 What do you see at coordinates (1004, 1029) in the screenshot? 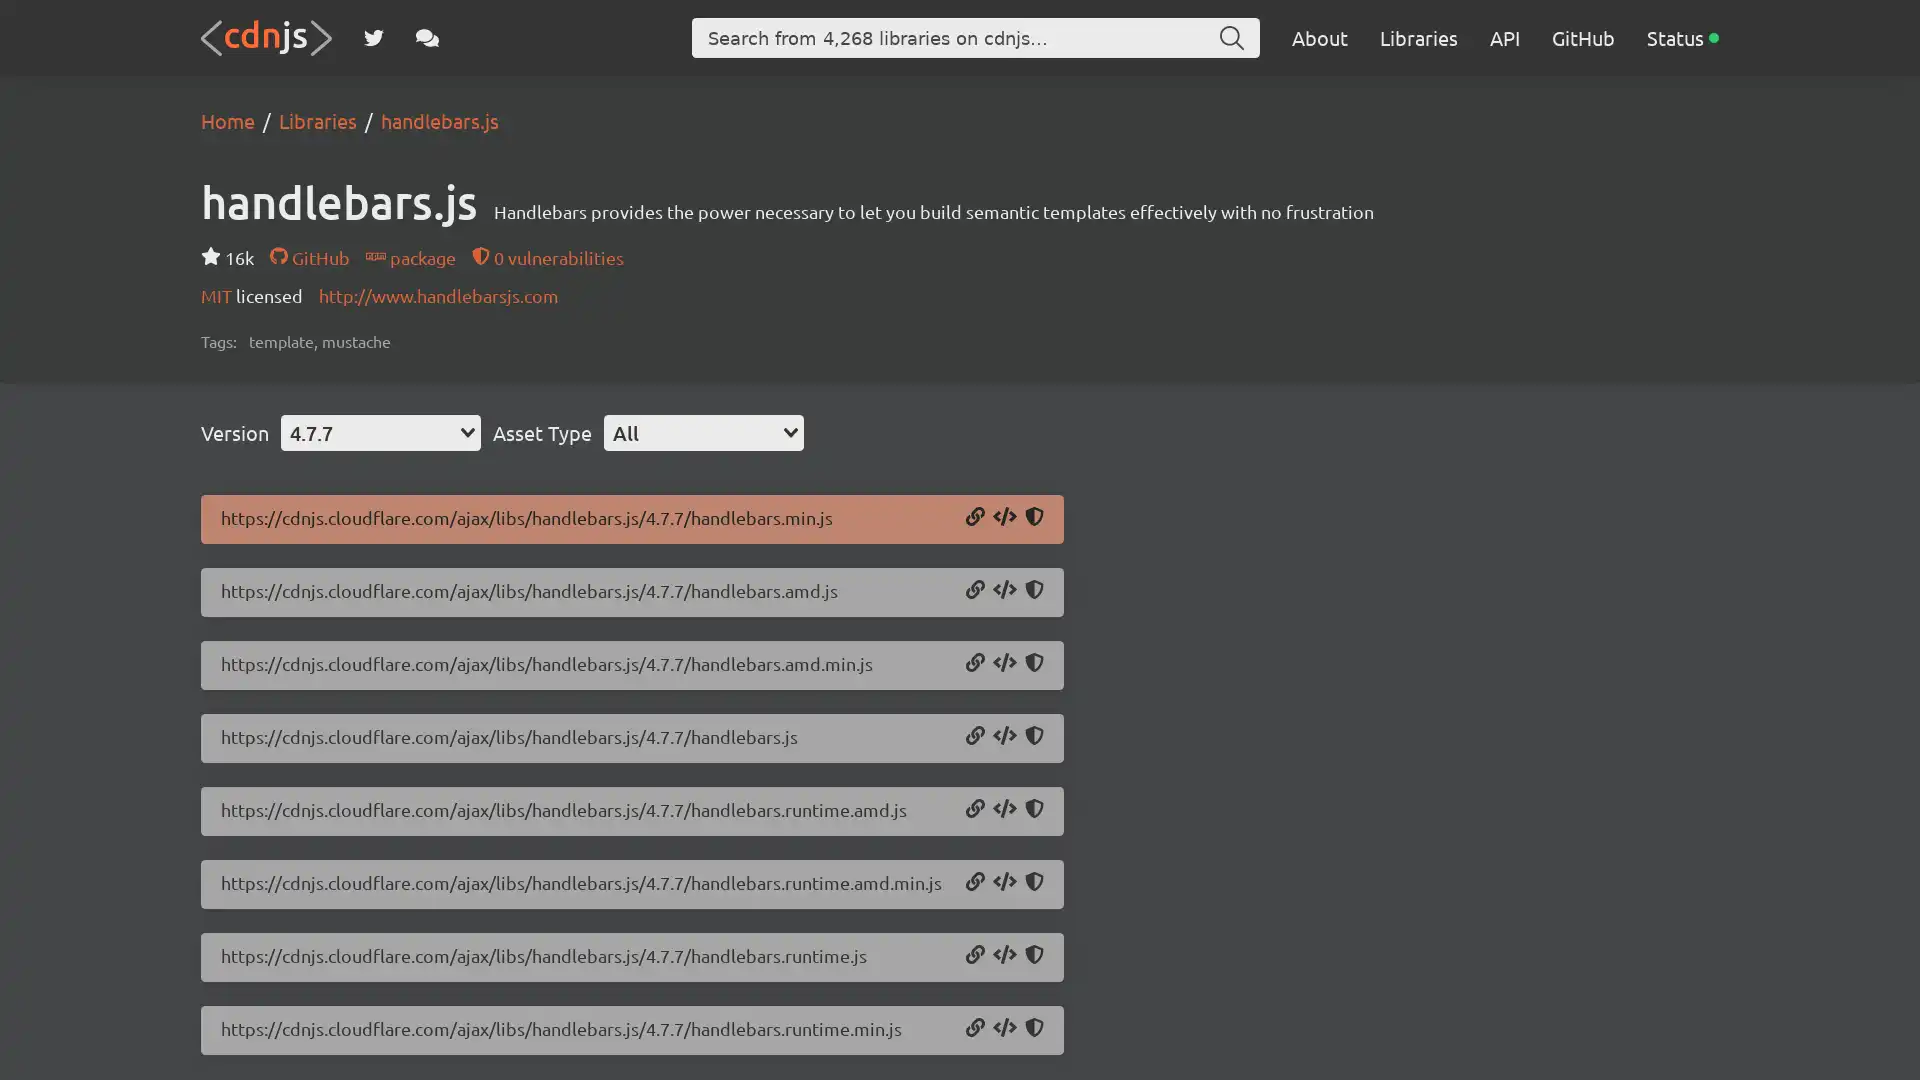
I see `Copy Script Tag` at bounding box center [1004, 1029].